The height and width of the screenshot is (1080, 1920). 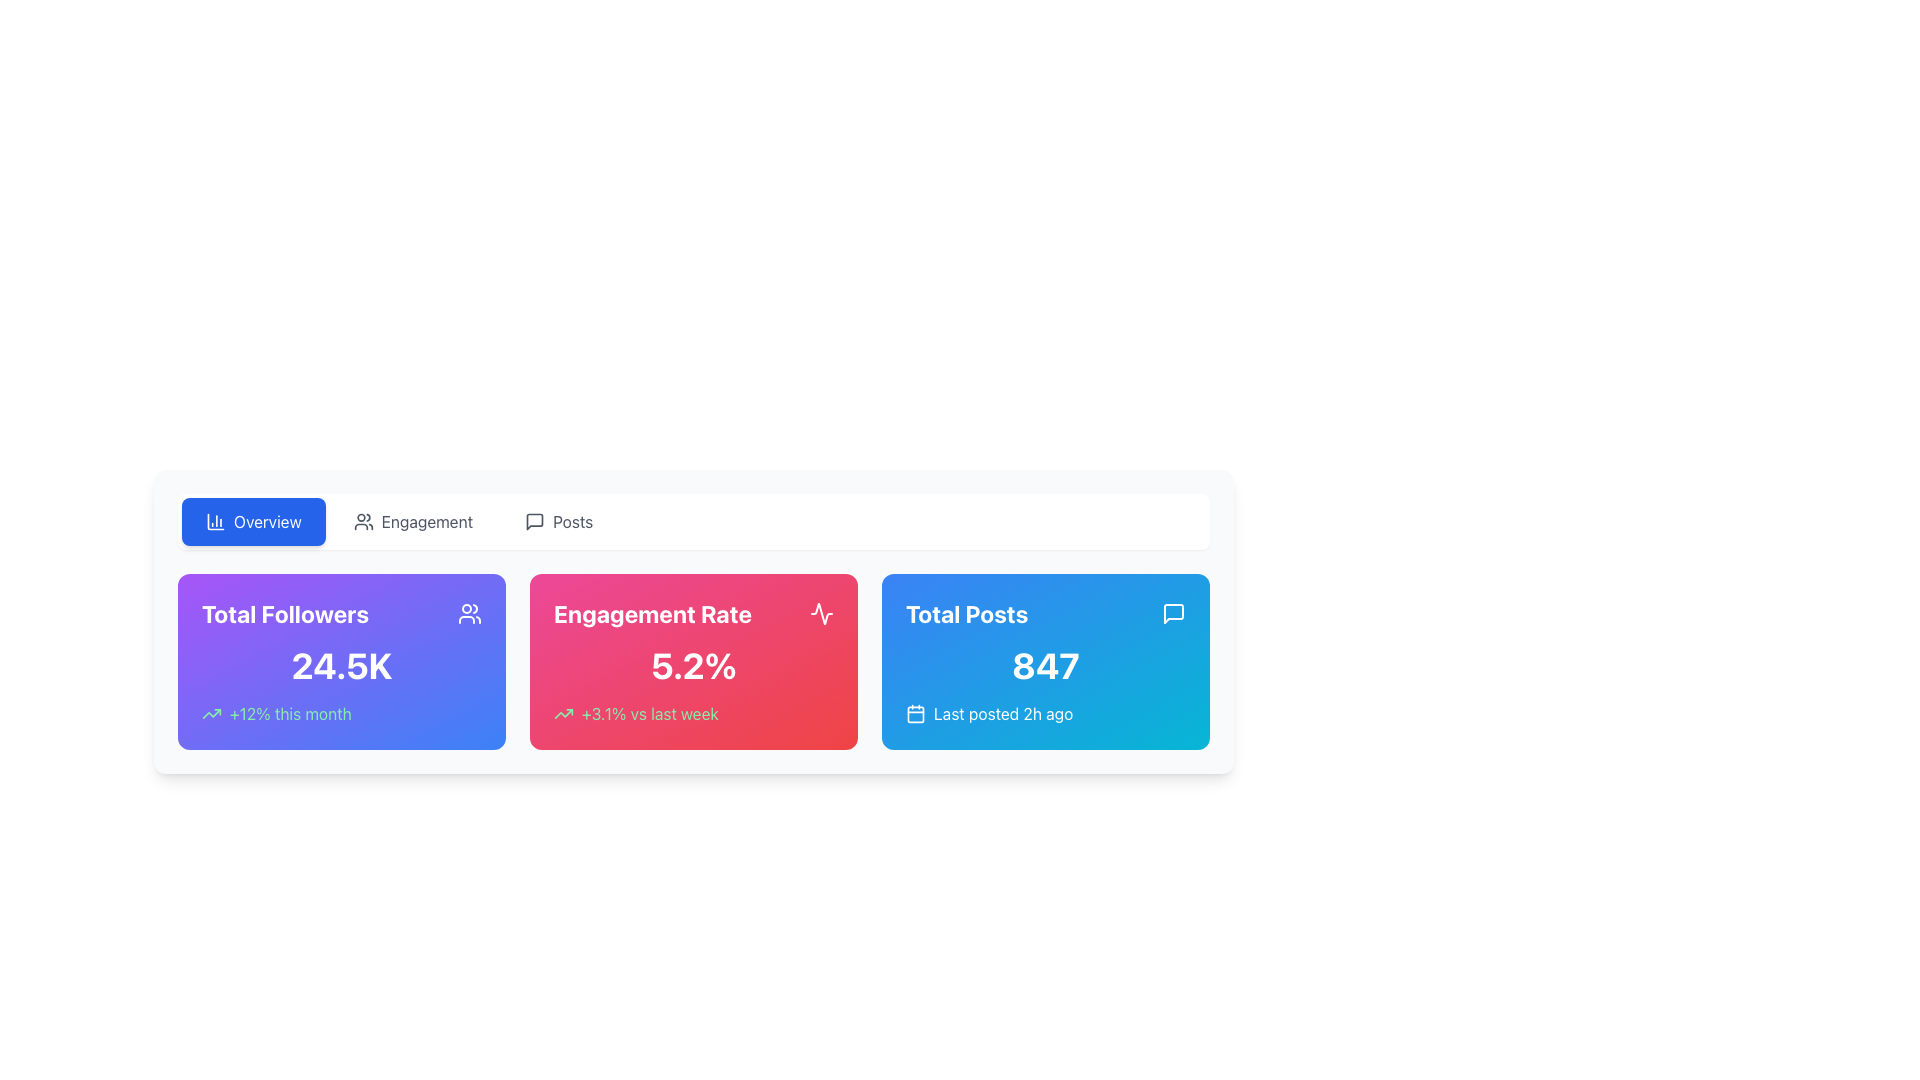 I want to click on the blue button with rounded corners labeled 'Overview', so click(x=252, y=520).